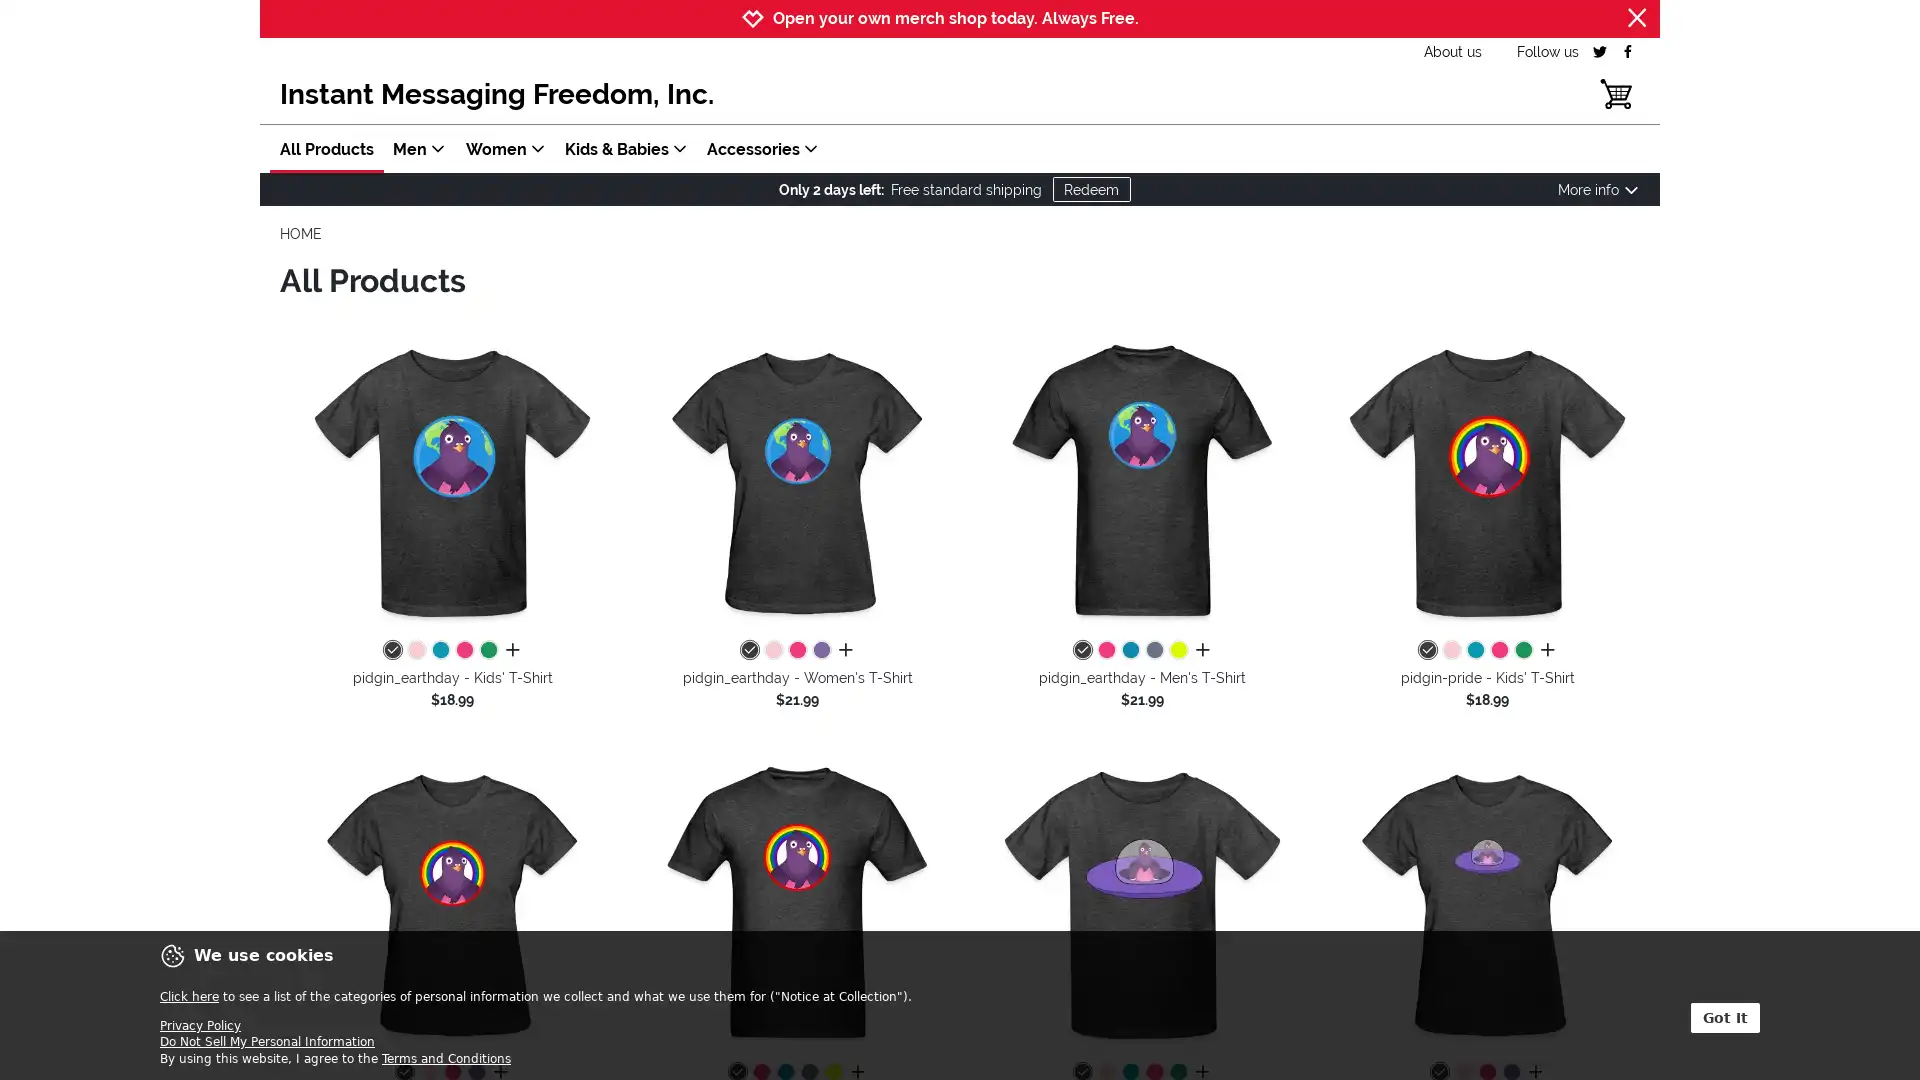  I want to click on heather black, so click(747, 651).